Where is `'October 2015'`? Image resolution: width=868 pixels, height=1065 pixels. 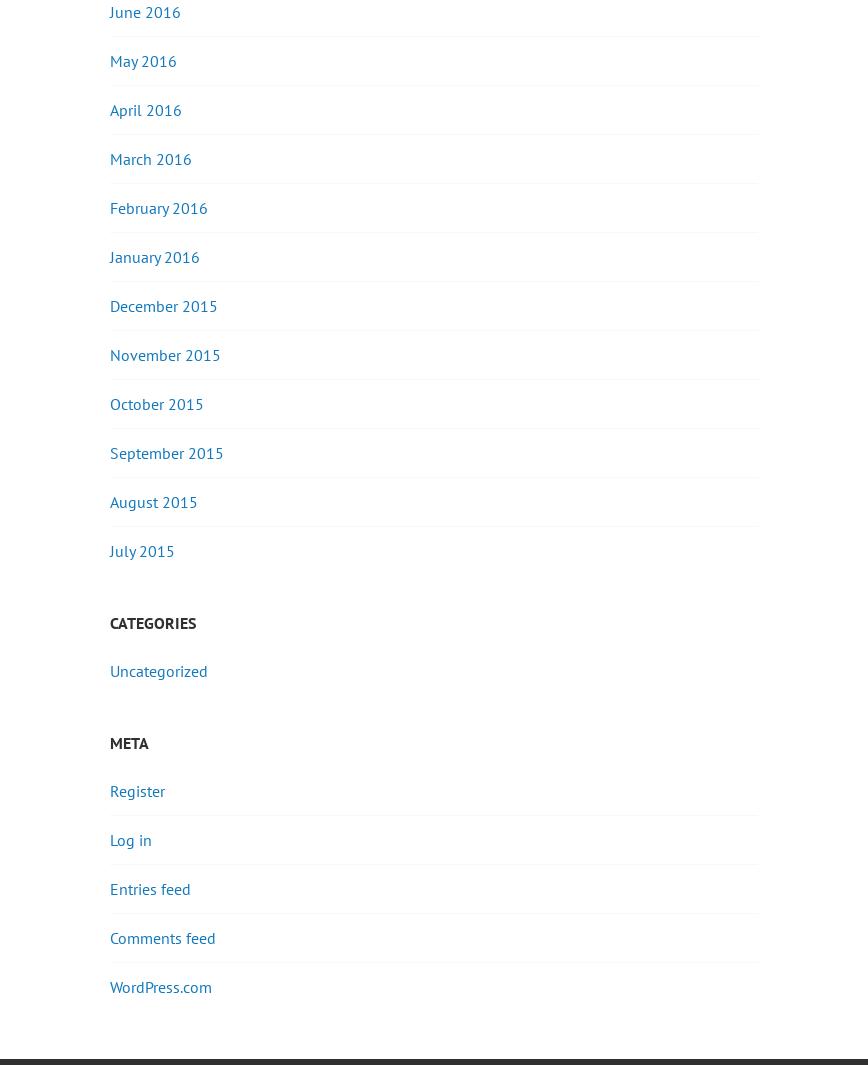 'October 2015' is located at coordinates (157, 401).